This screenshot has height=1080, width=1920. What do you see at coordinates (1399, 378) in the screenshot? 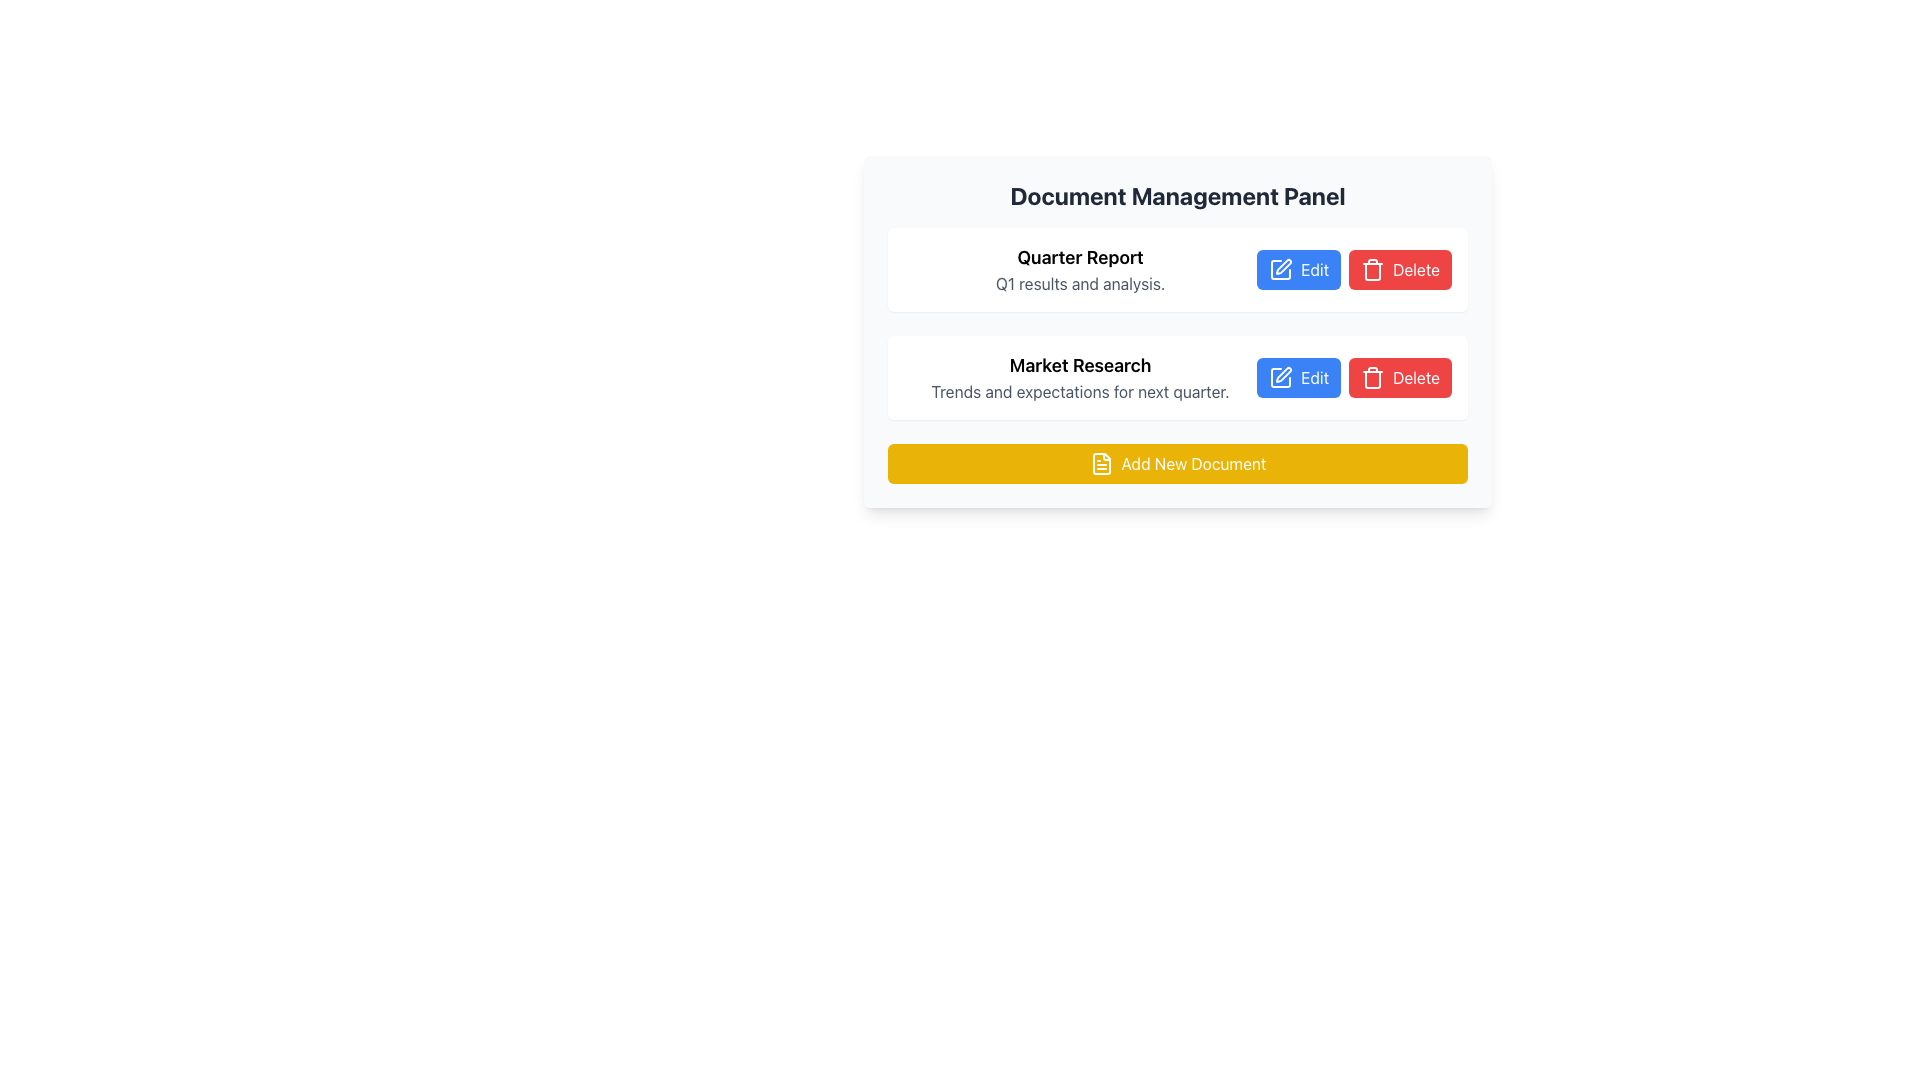
I see `the delete button located in the second row, rightmost position adjacent to the blue 'Edit' button to observe any hover effects` at bounding box center [1399, 378].